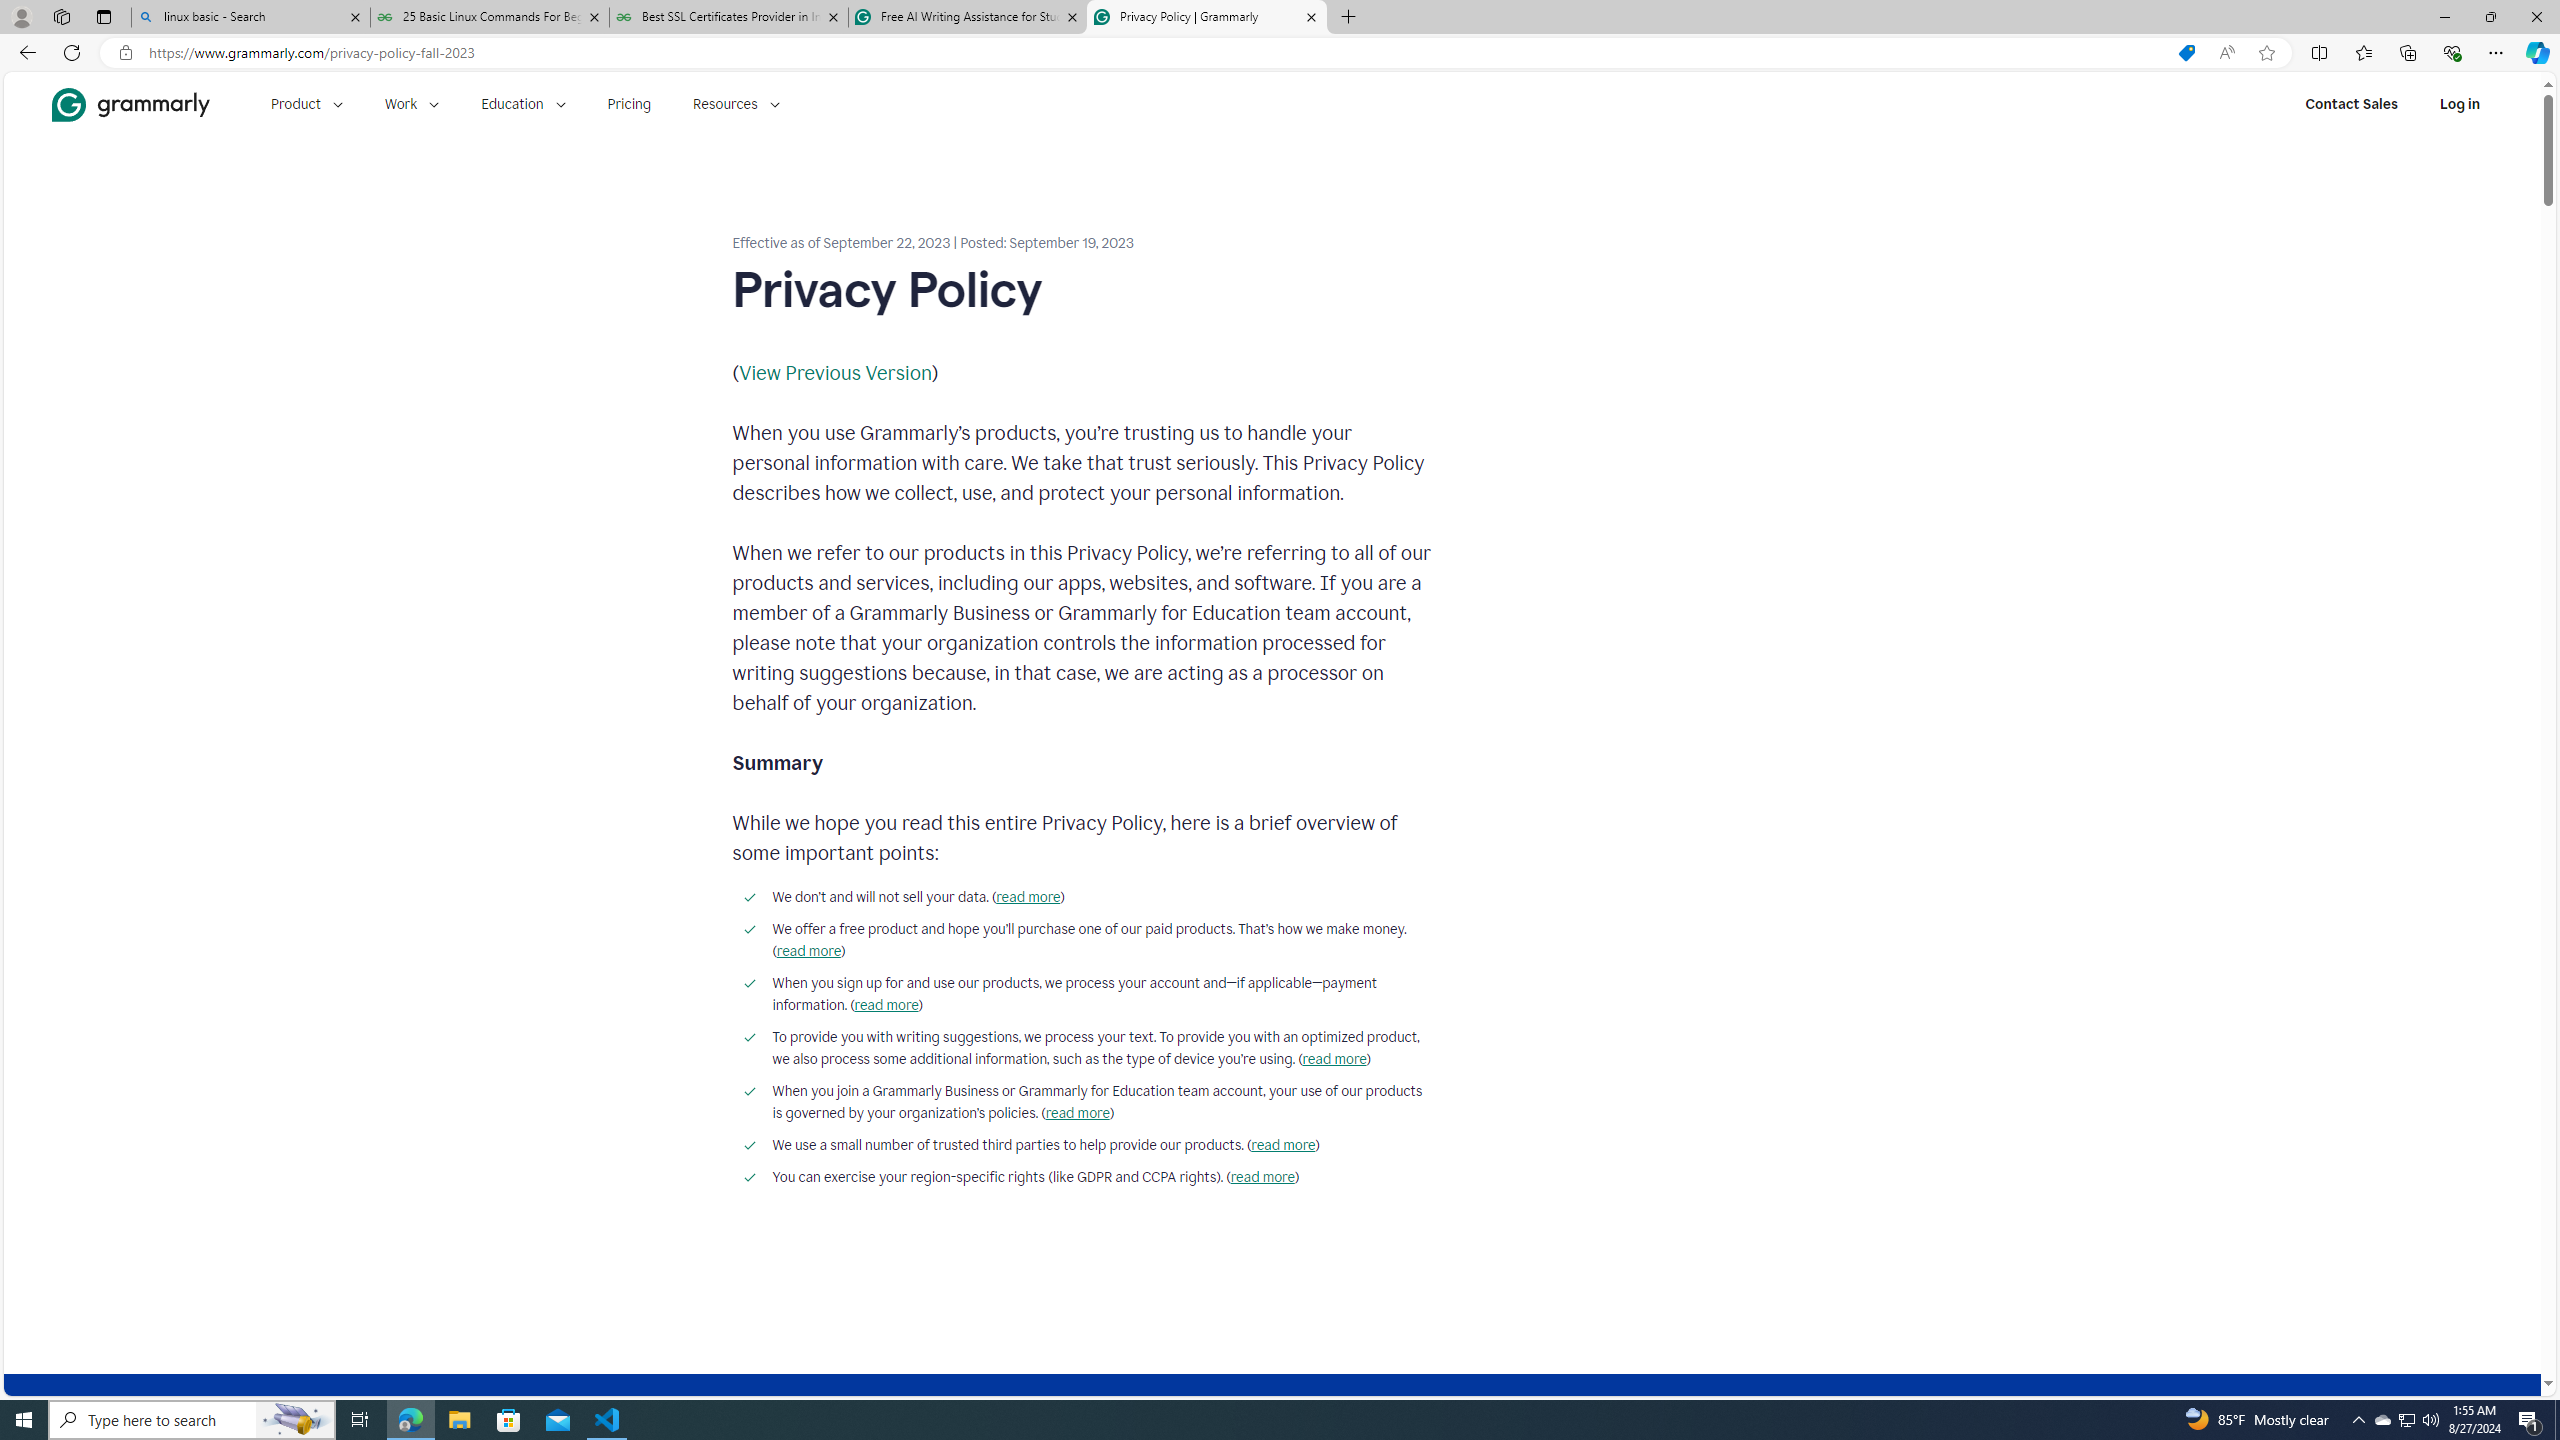  I want to click on 'Grammarly Home', so click(130, 103).